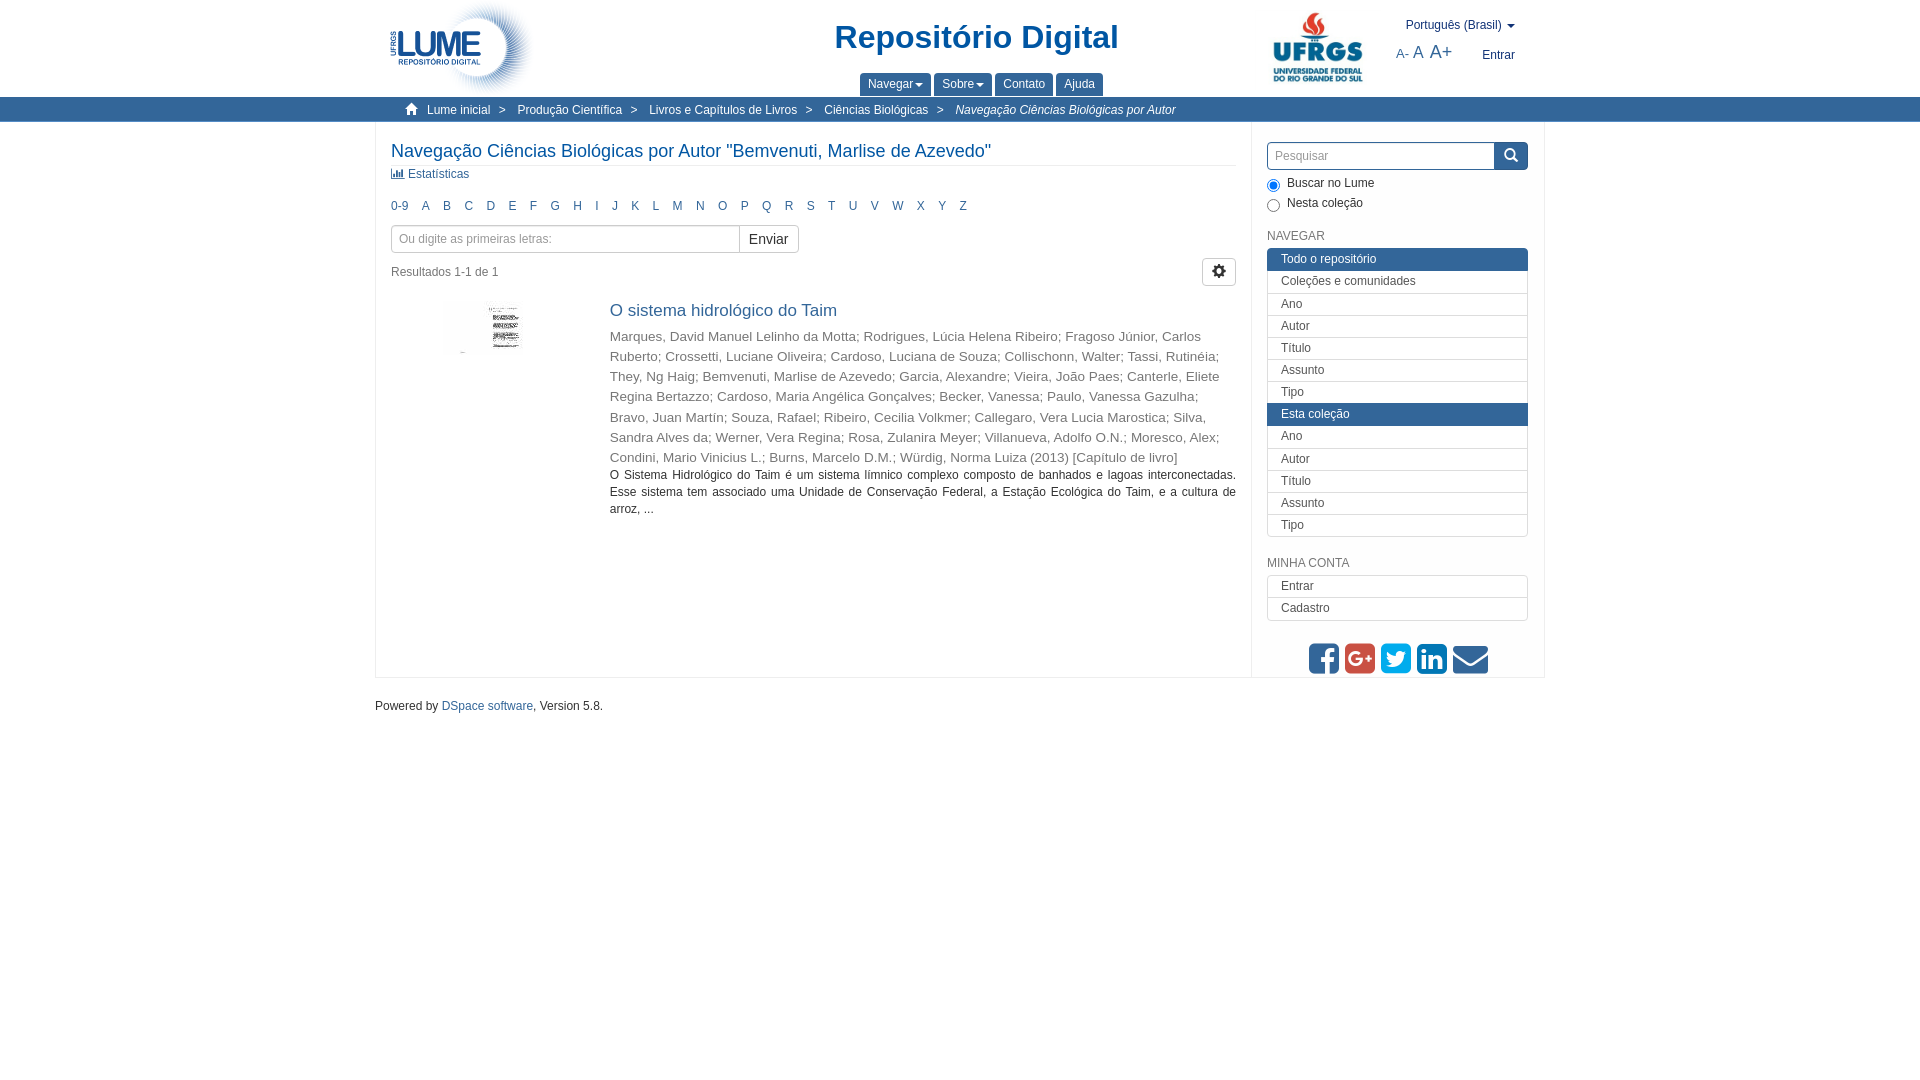  Describe the element at coordinates (1326, 659) in the screenshot. I see `'Compartilhe no Facebook'` at that location.